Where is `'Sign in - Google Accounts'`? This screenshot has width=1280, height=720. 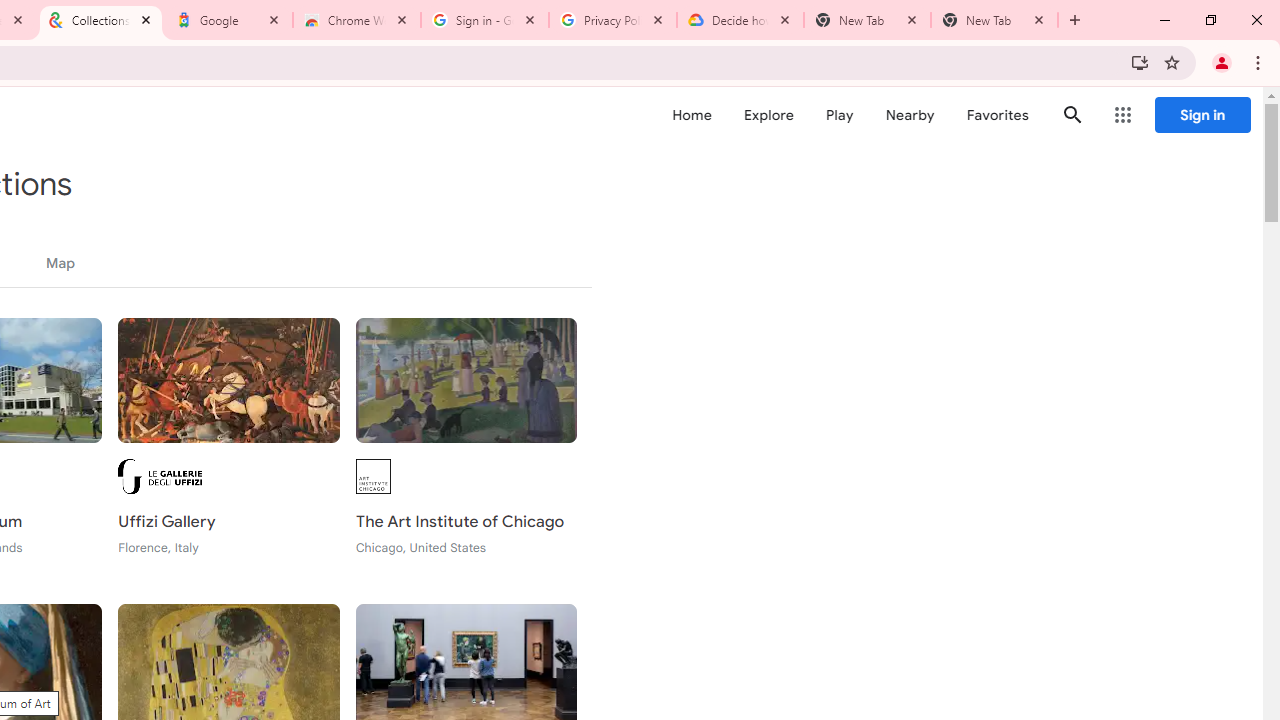
'Sign in - Google Accounts' is located at coordinates (485, 20).